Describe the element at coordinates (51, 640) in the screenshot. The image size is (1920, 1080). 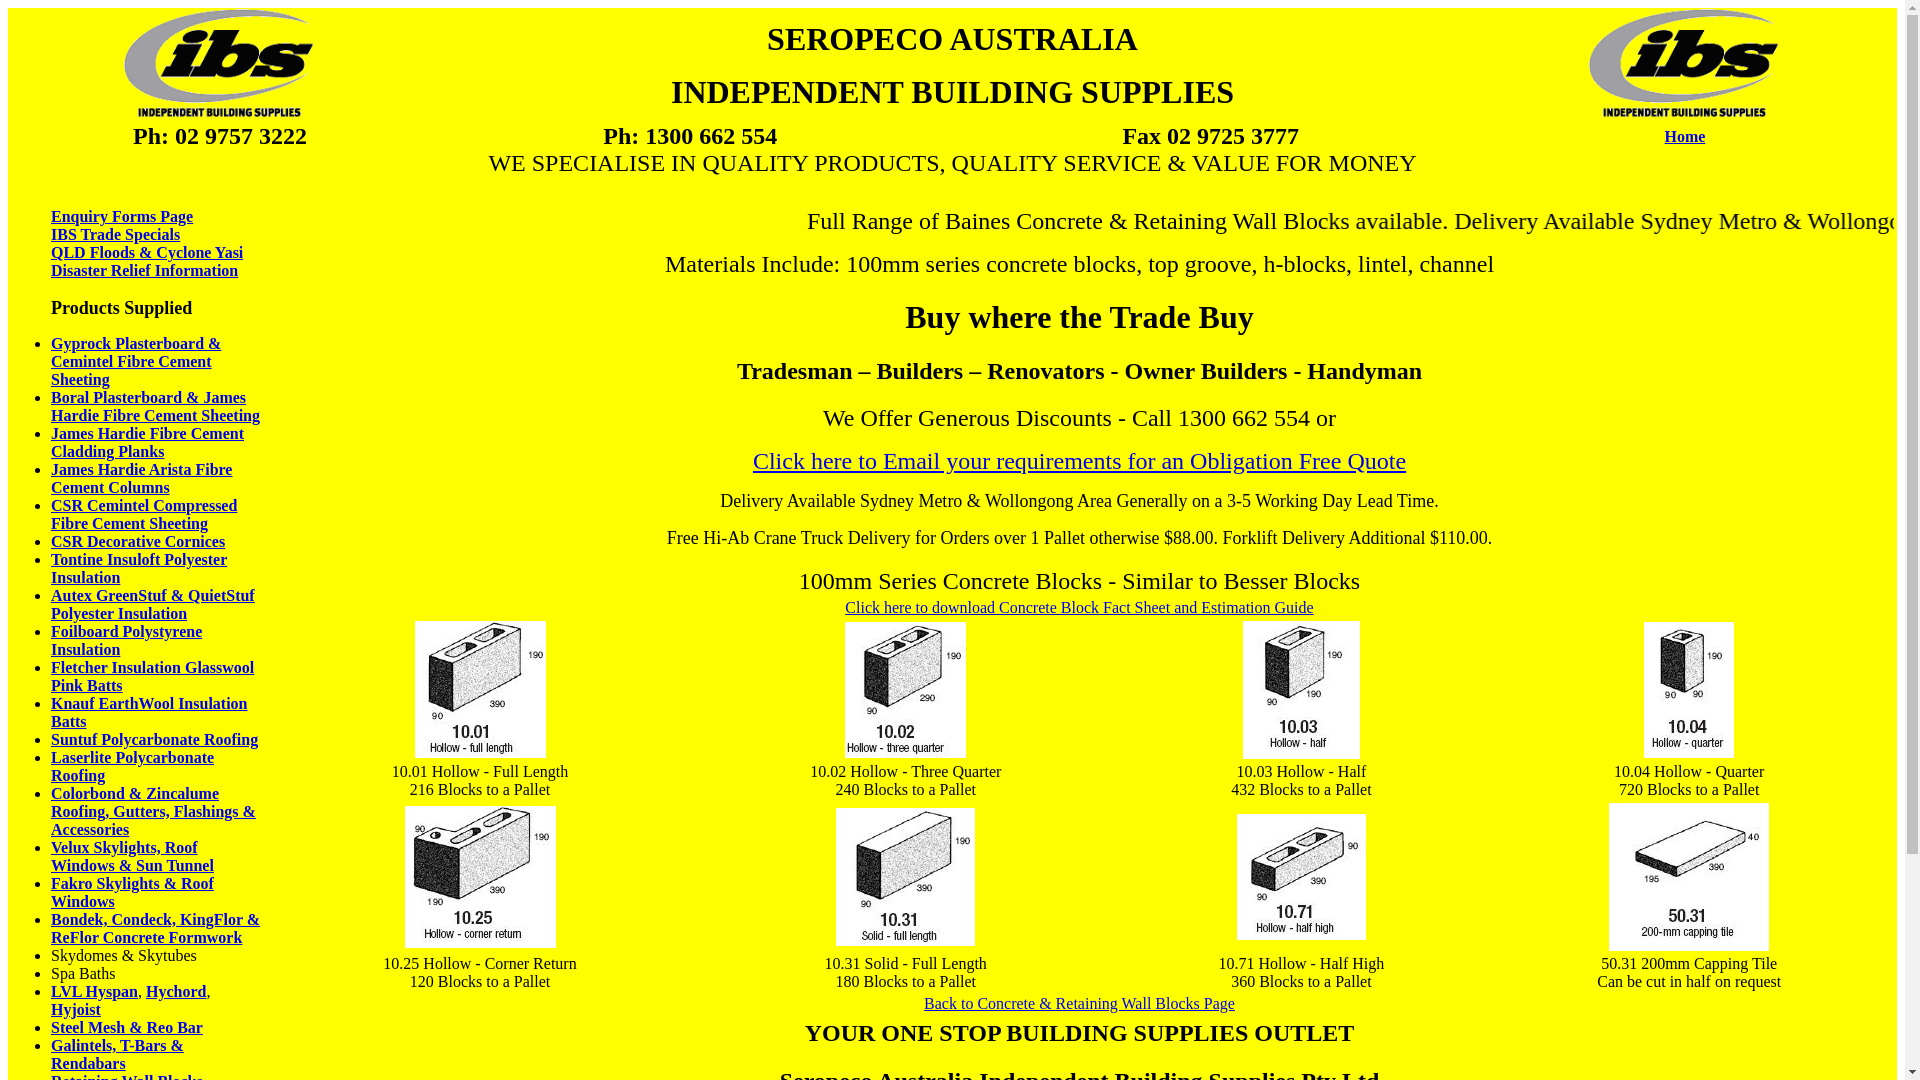
I see `'Foilboard Polystyrene Insulation'` at that location.